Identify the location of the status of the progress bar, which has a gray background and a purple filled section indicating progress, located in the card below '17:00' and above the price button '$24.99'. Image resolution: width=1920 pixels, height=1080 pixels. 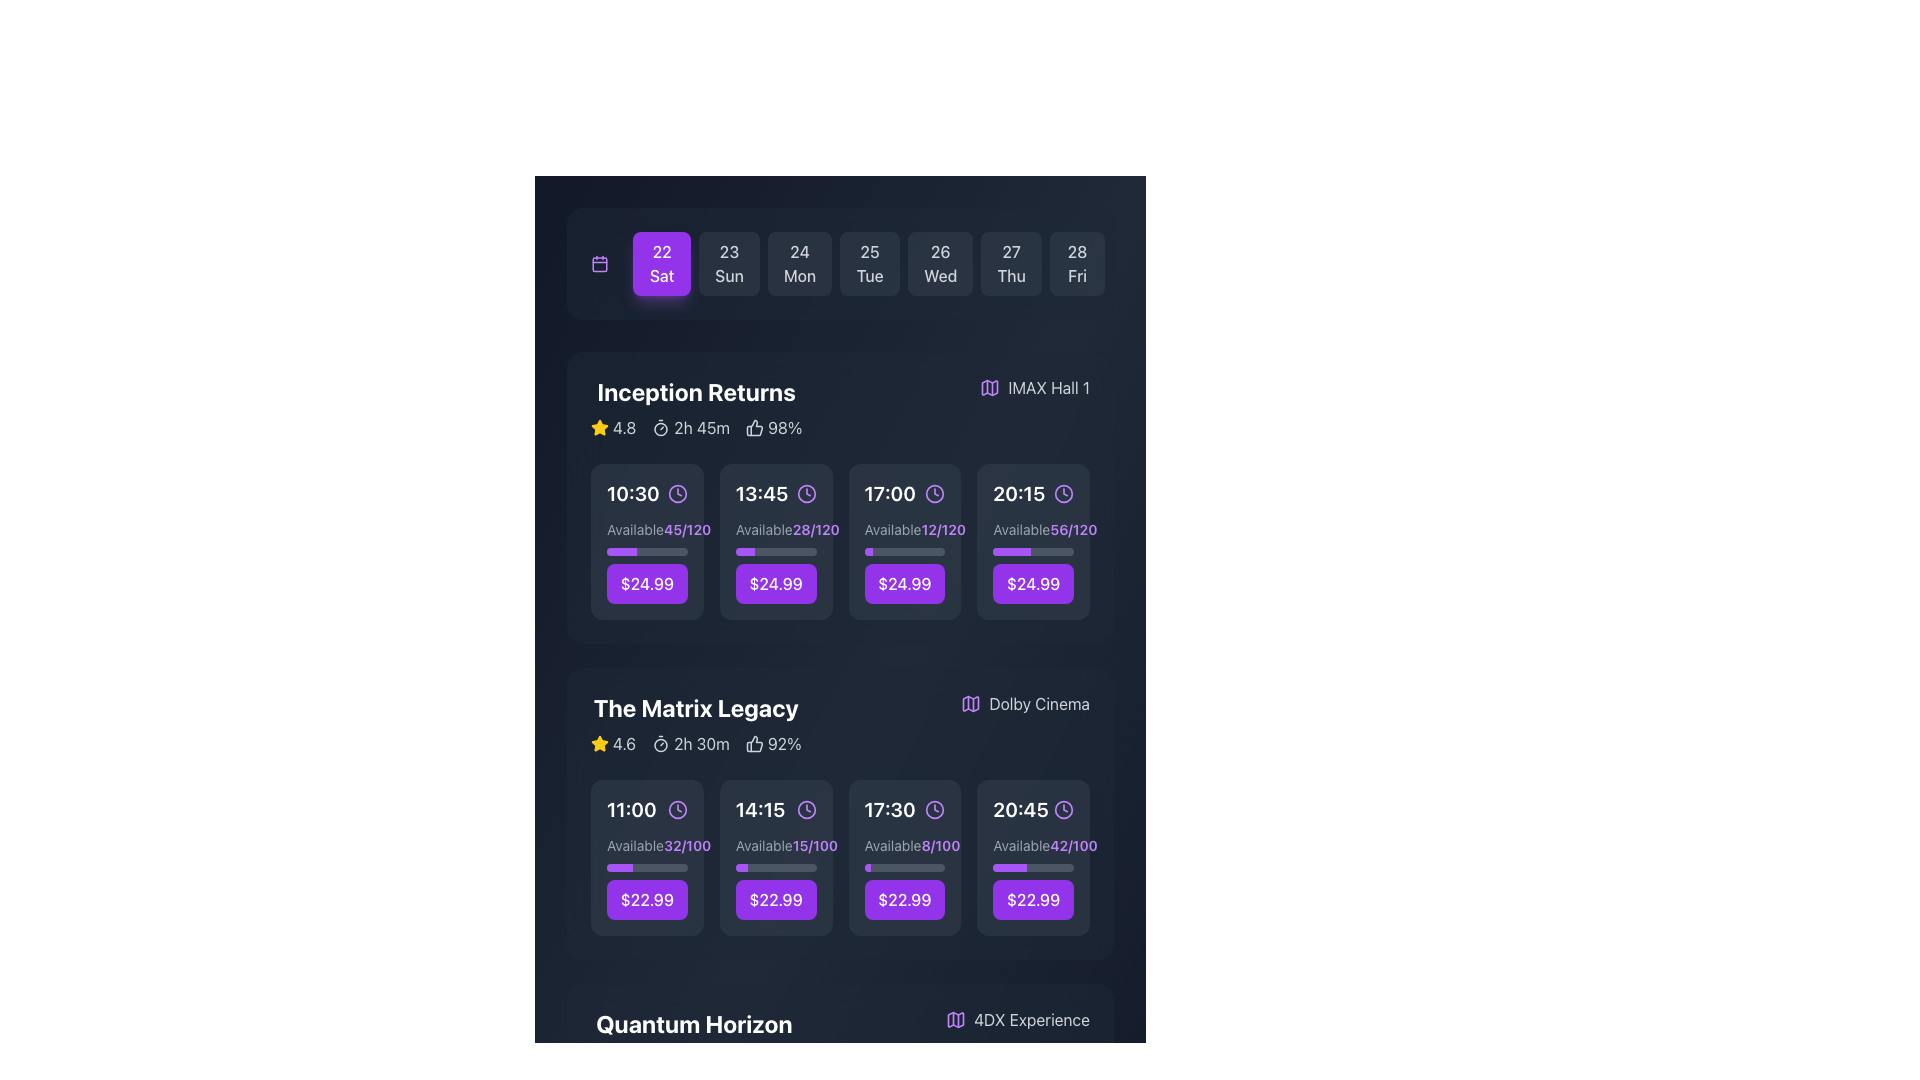
(903, 551).